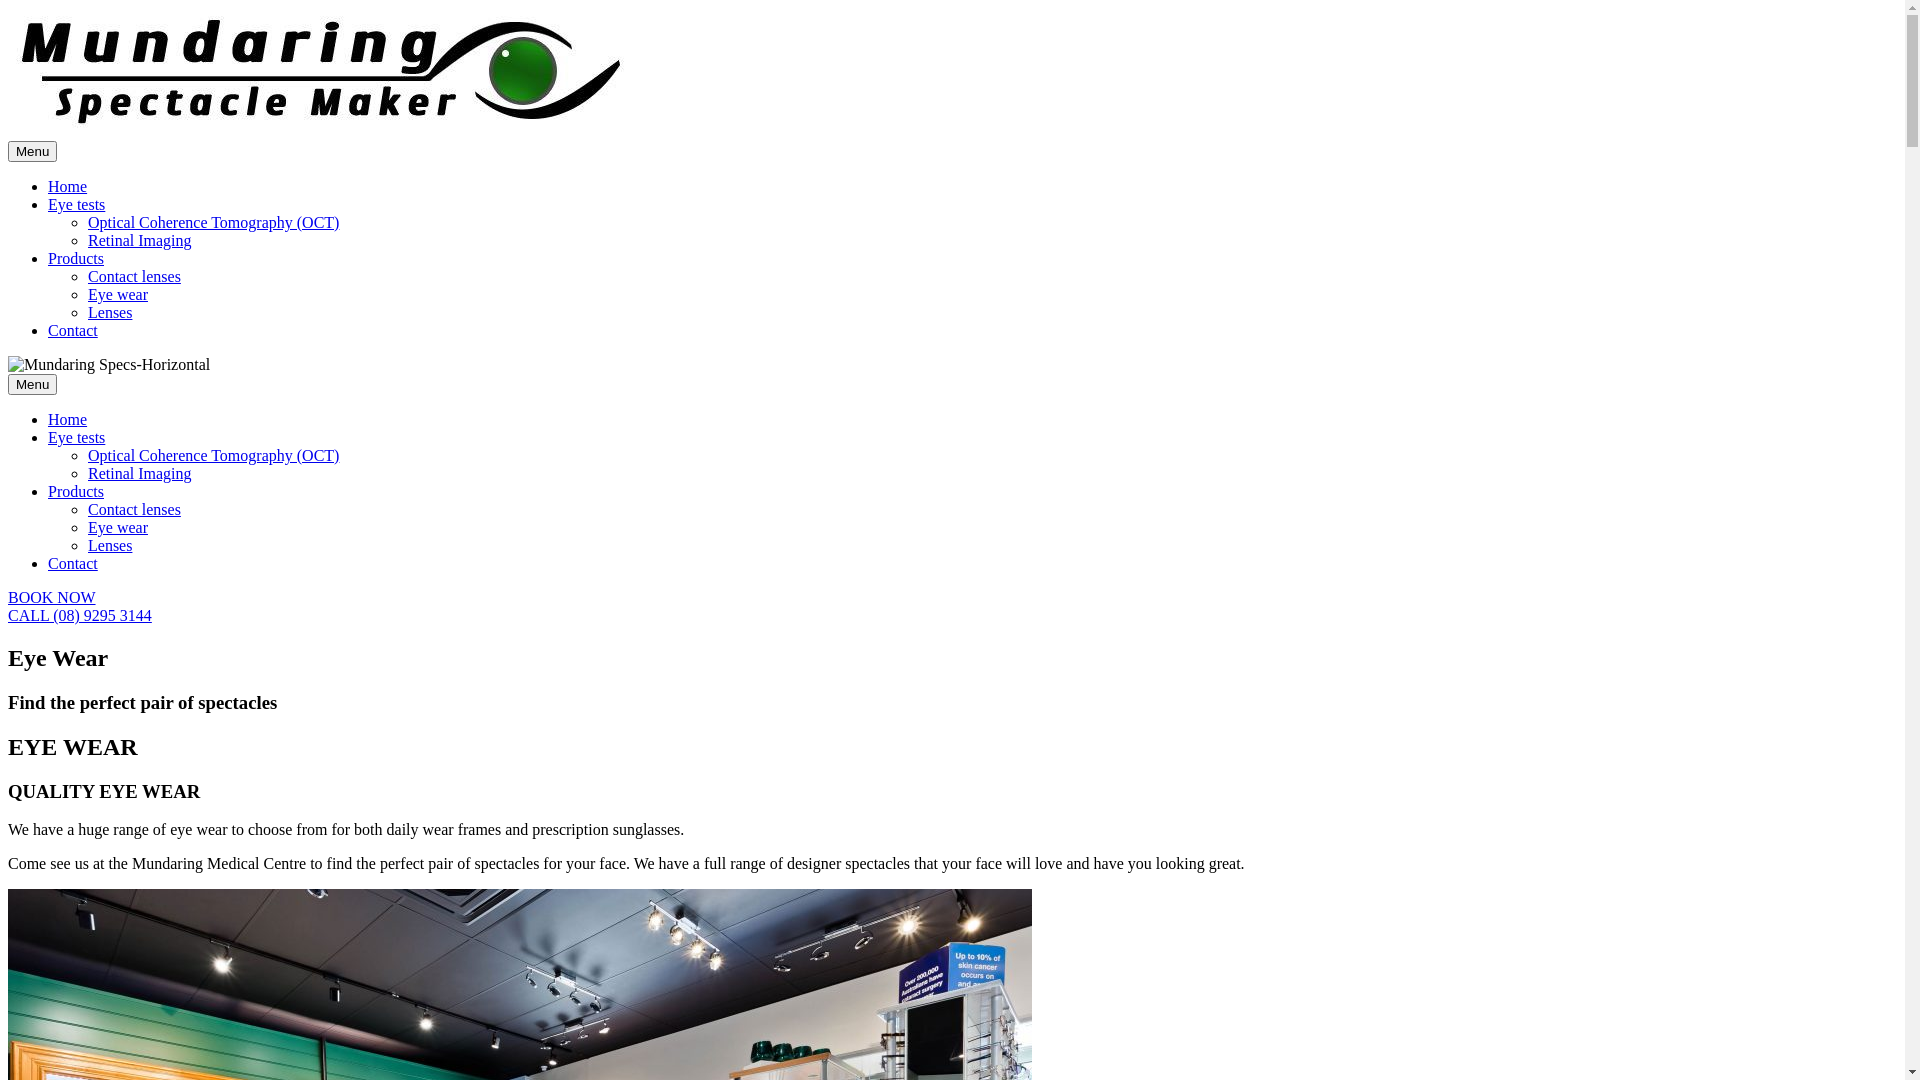  Describe the element at coordinates (213, 222) in the screenshot. I see `'Optical Coherence Tomography (OCT)'` at that location.